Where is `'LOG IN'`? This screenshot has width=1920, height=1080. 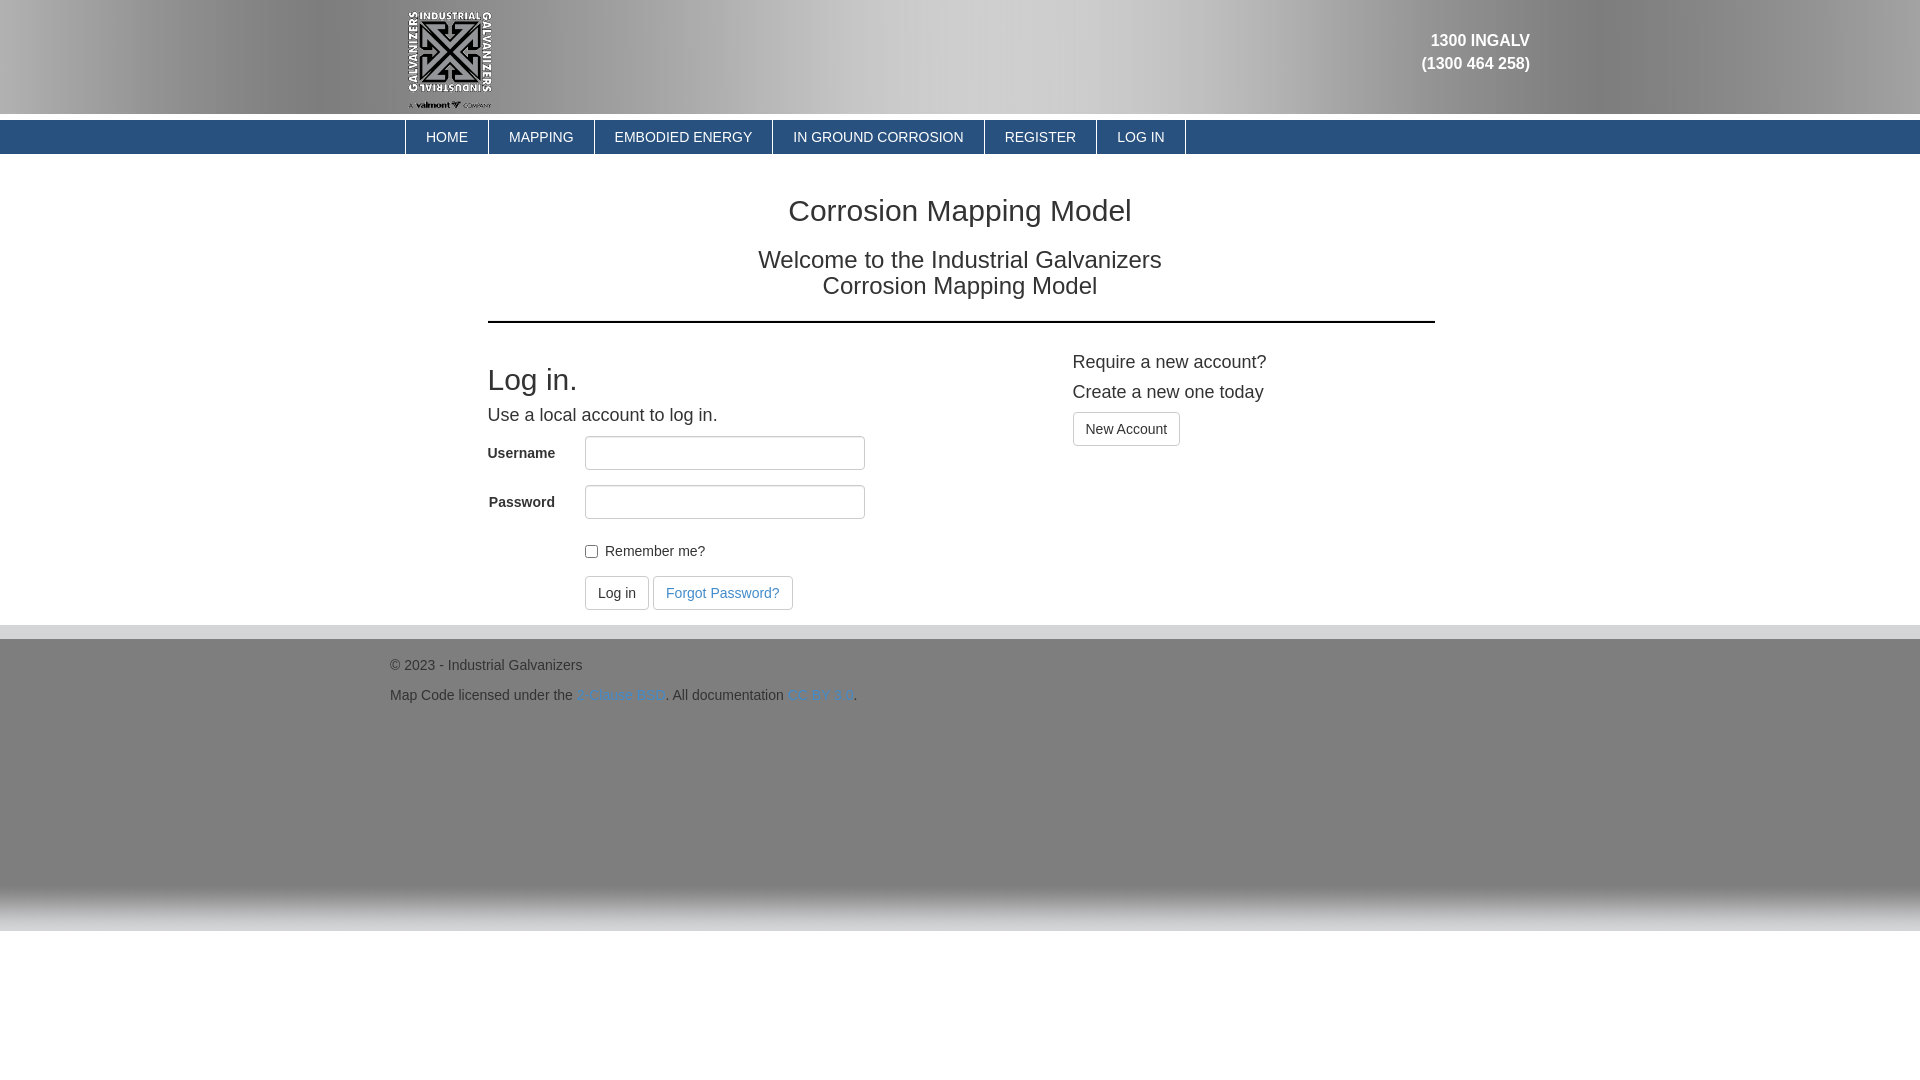 'LOG IN' is located at coordinates (1096, 136).